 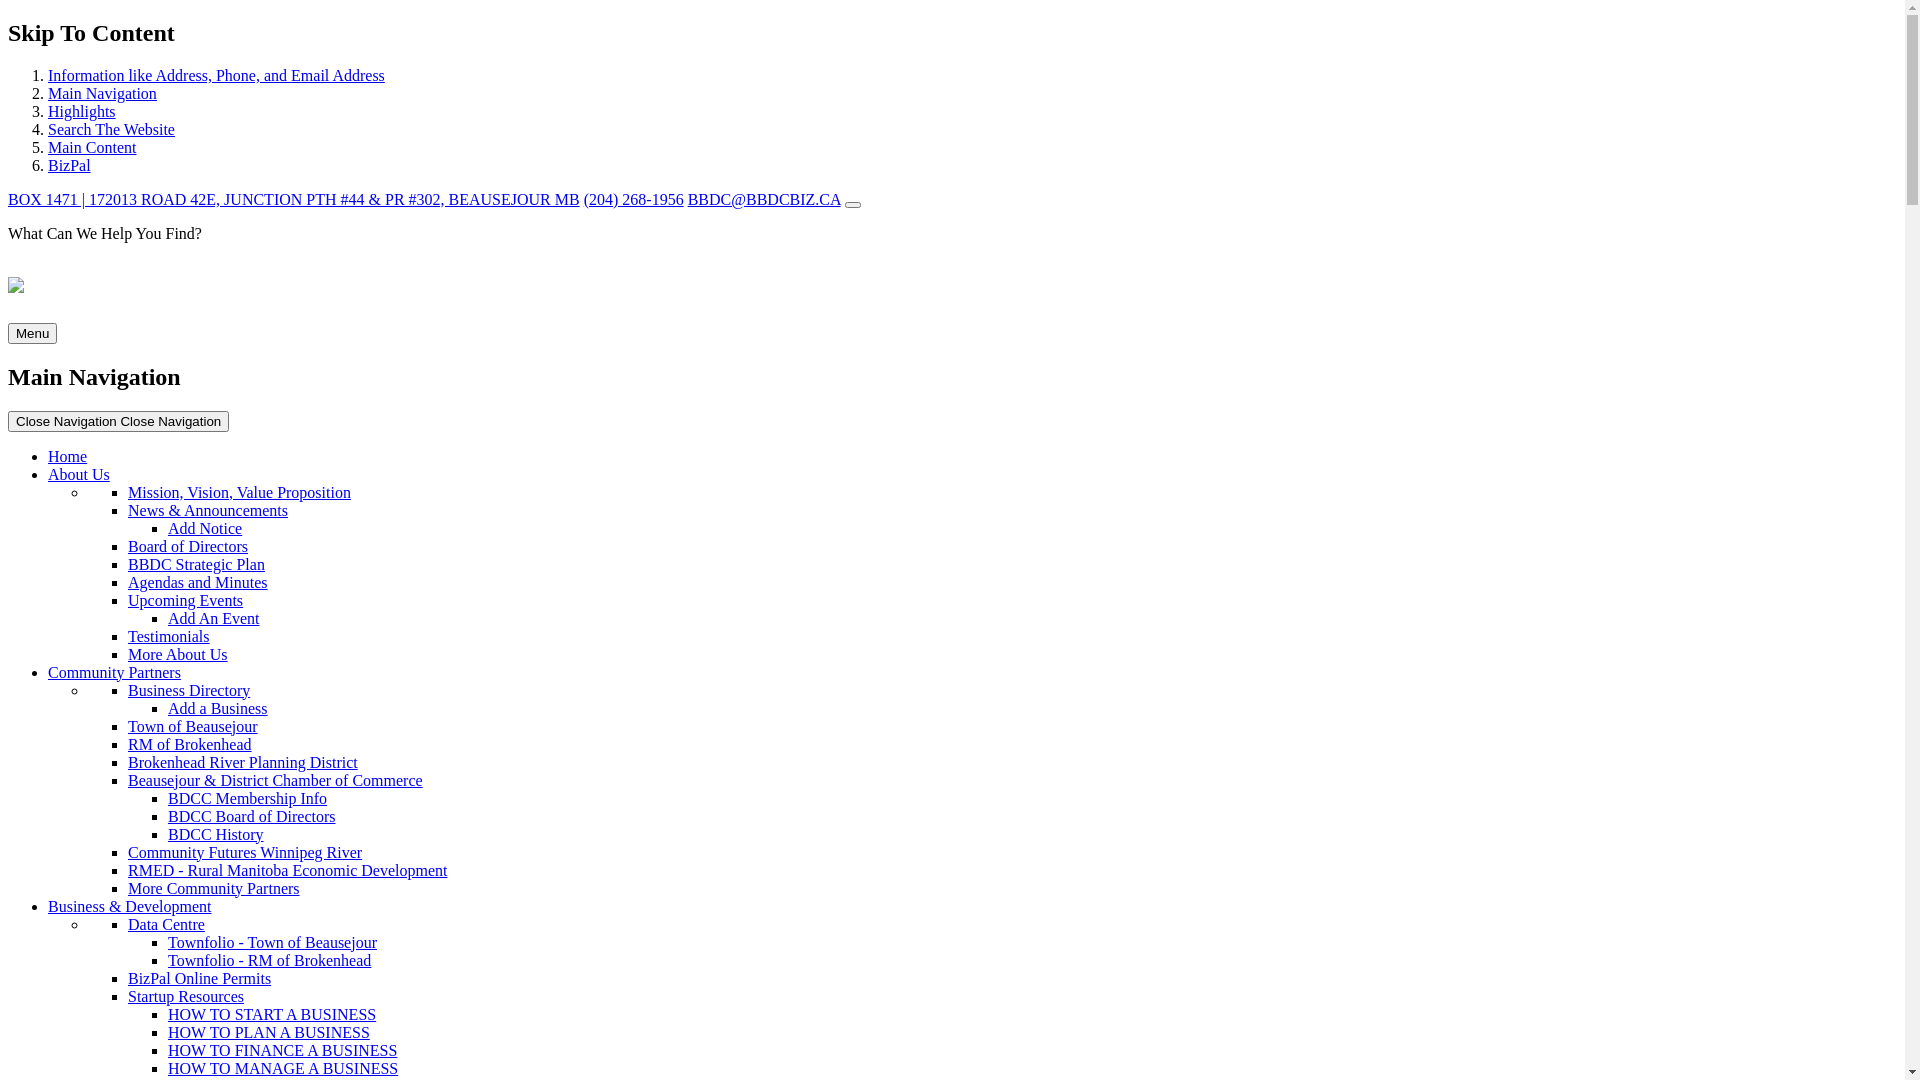 I want to click on 'About Us', so click(x=78, y=474).